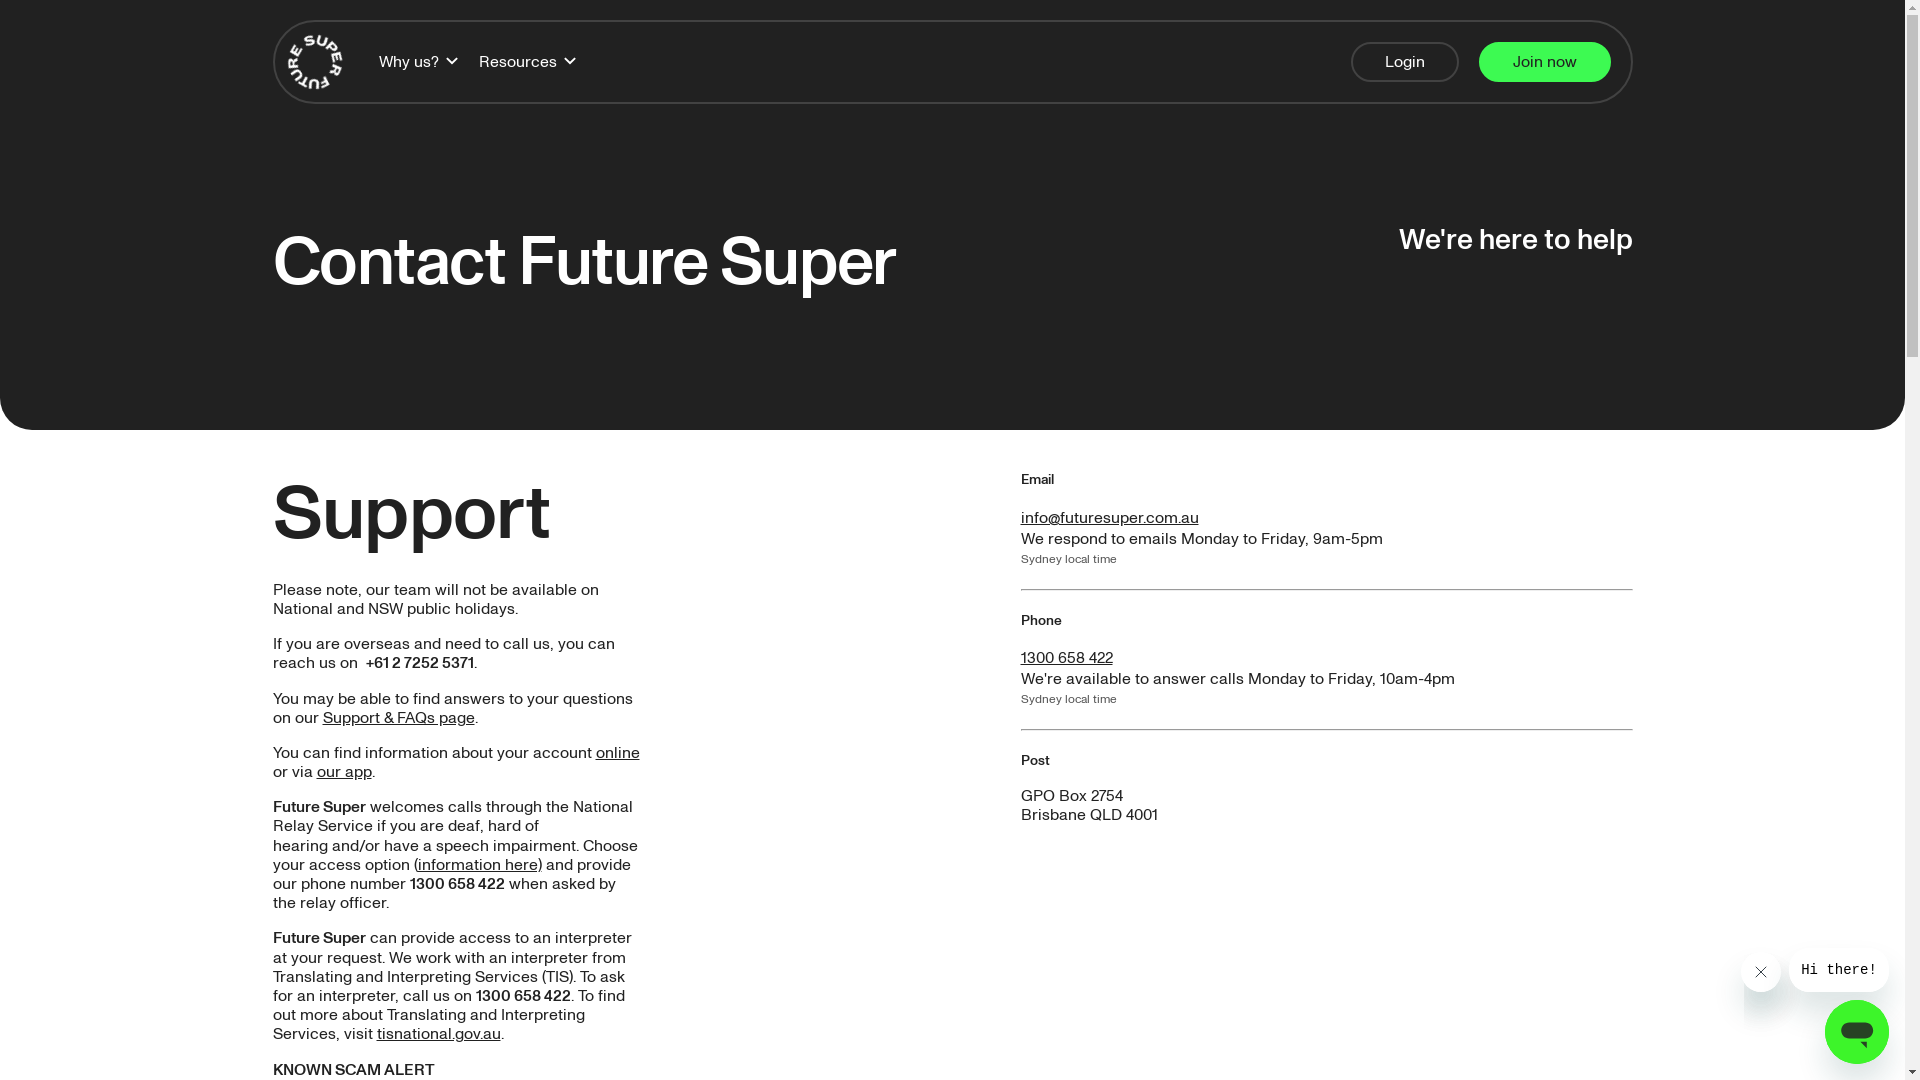 The image size is (1920, 1080). What do you see at coordinates (1478, 60) in the screenshot?
I see `'Join` at bounding box center [1478, 60].